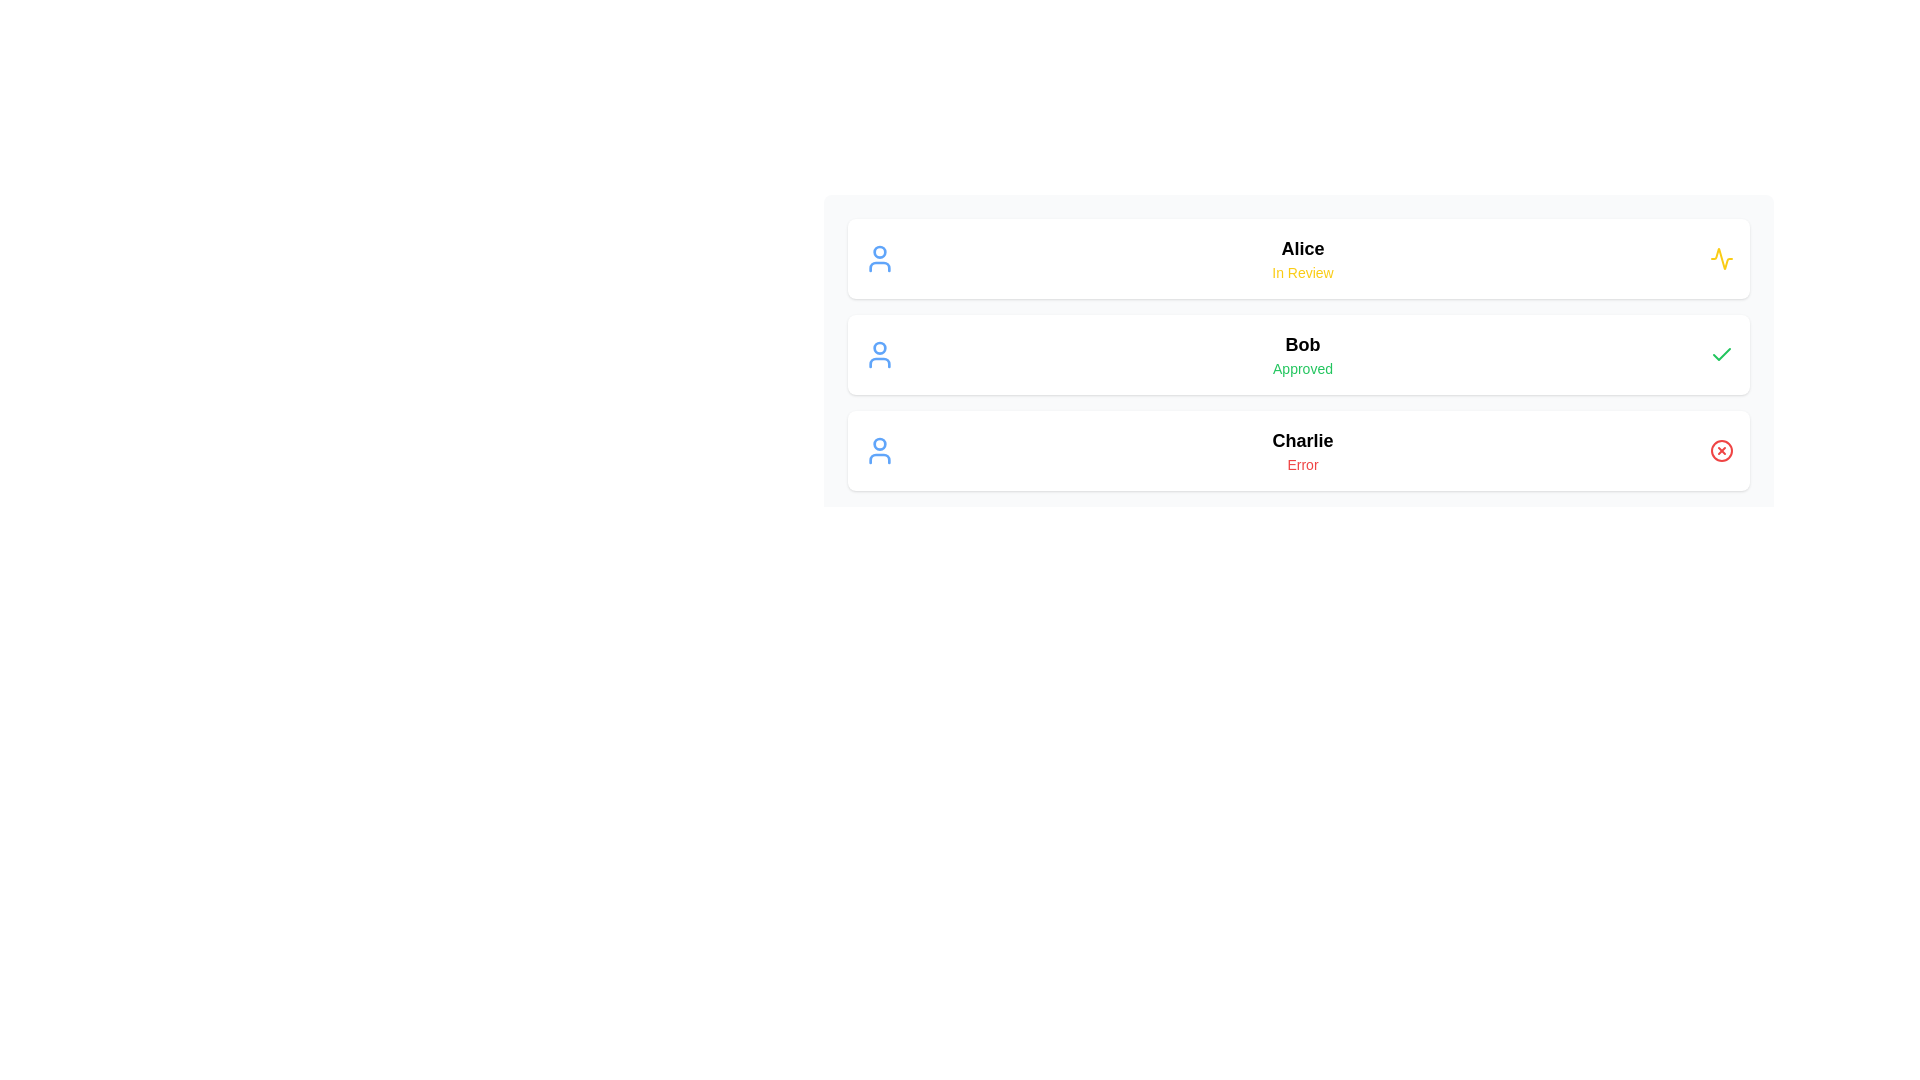  What do you see at coordinates (879, 353) in the screenshot?
I see `the user avatar icon representing 'Bob', which is located left of the text 'Bob Approved' in the second row of user-related entries` at bounding box center [879, 353].